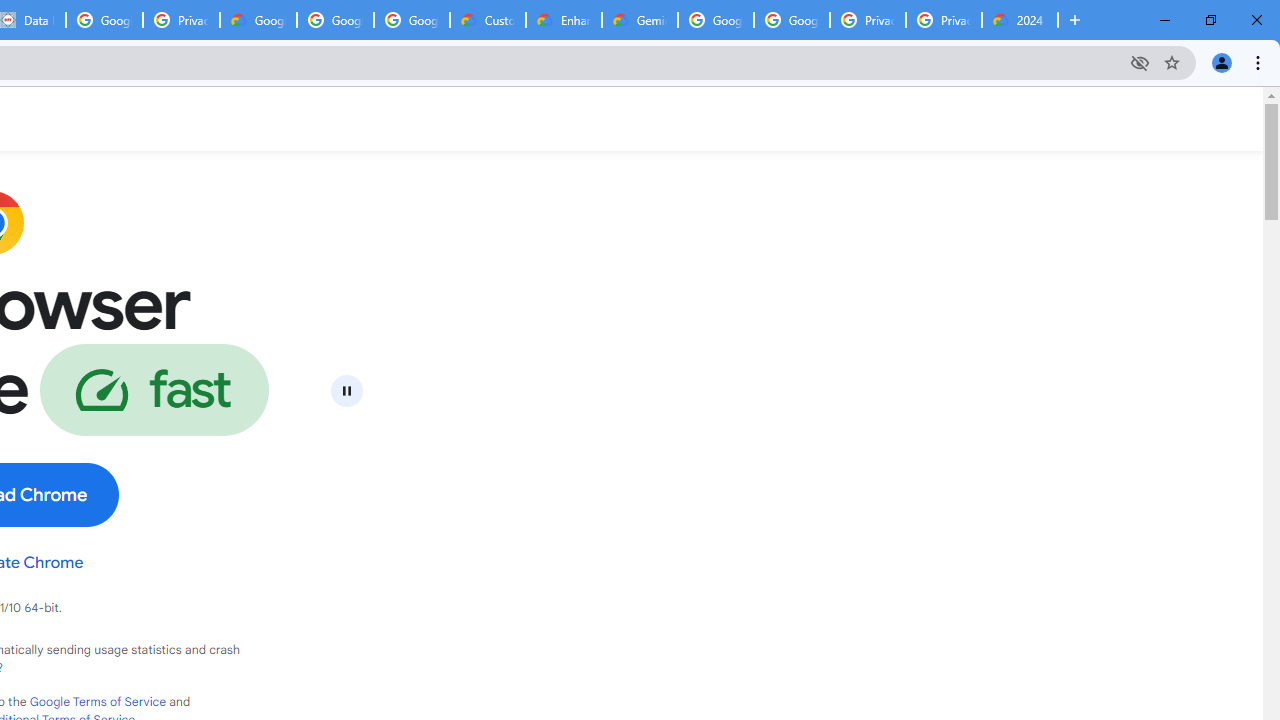  What do you see at coordinates (562, 20) in the screenshot?
I see `'Enhanced Support | Google Cloud'` at bounding box center [562, 20].